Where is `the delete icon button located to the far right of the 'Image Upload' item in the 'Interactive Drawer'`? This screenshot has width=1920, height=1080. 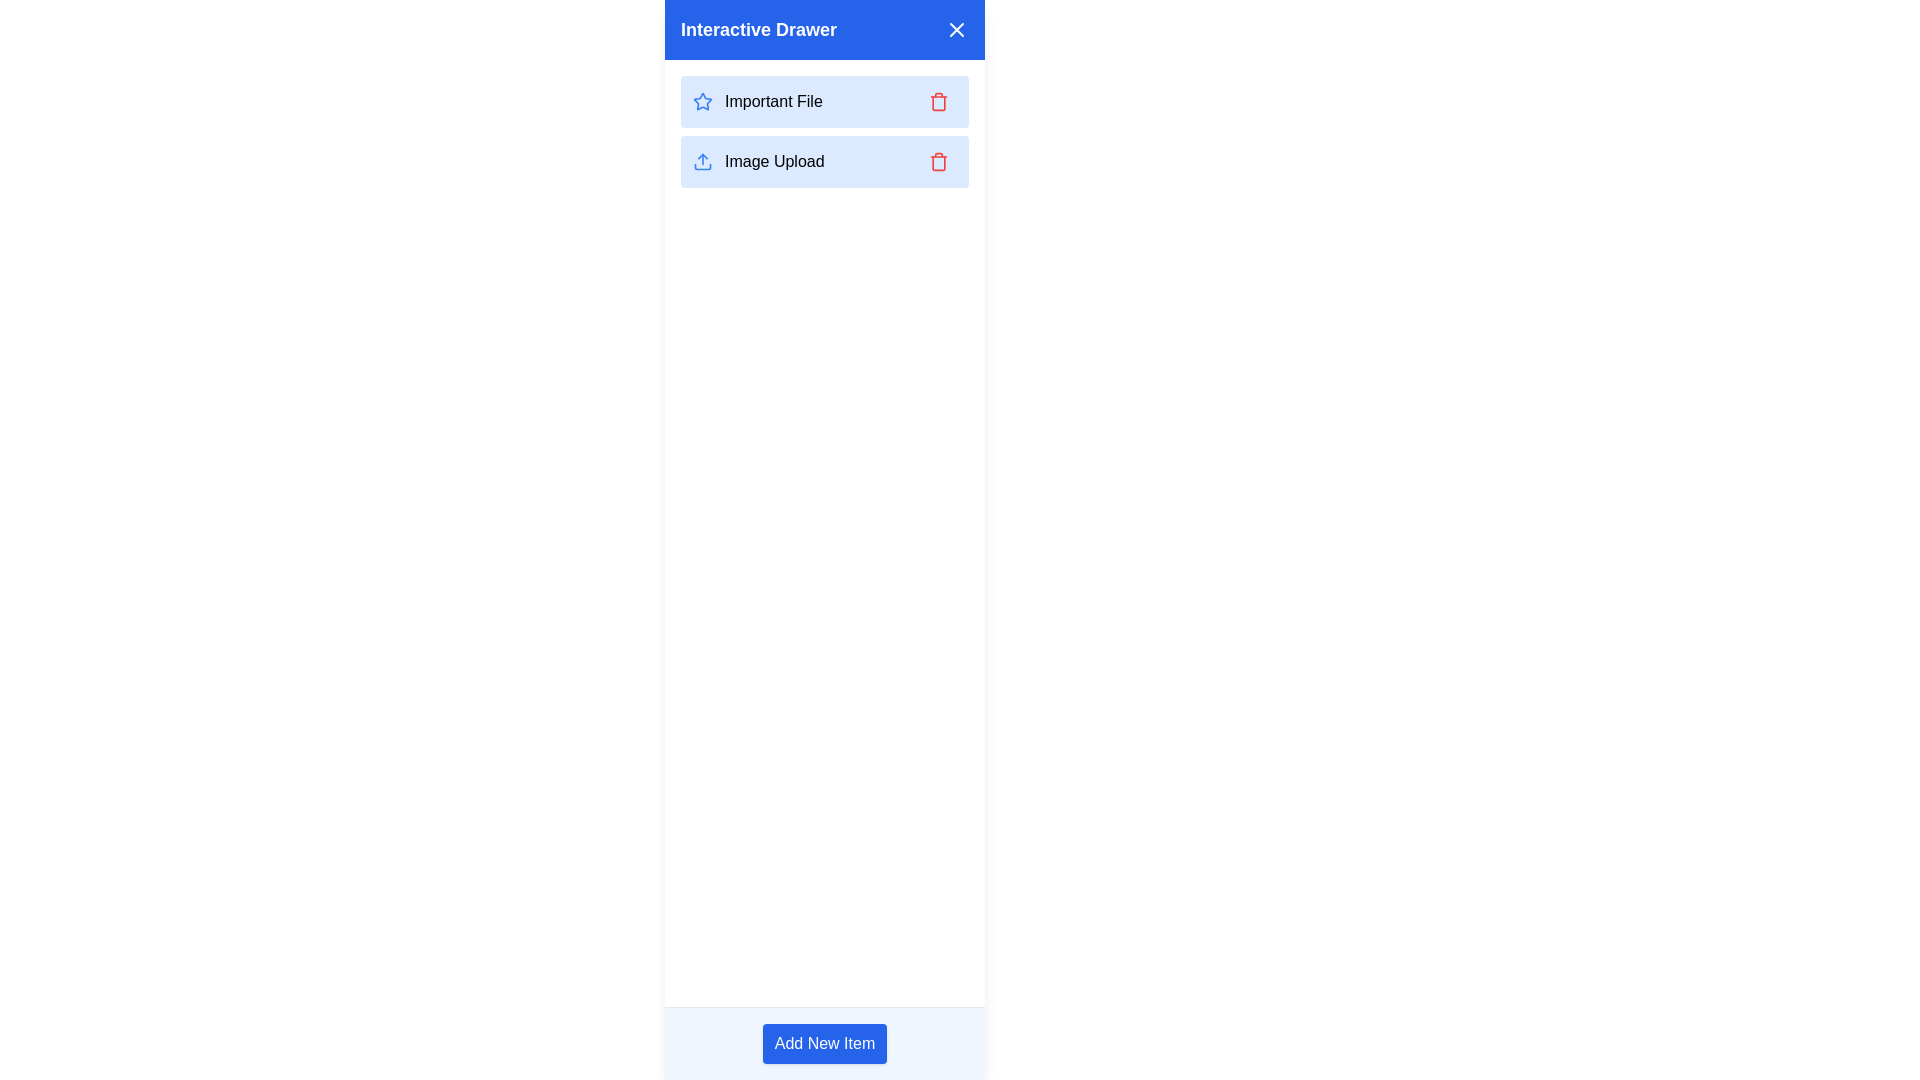
the delete icon button located to the far right of the 'Image Upload' item in the 'Interactive Drawer' is located at coordinates (938, 161).